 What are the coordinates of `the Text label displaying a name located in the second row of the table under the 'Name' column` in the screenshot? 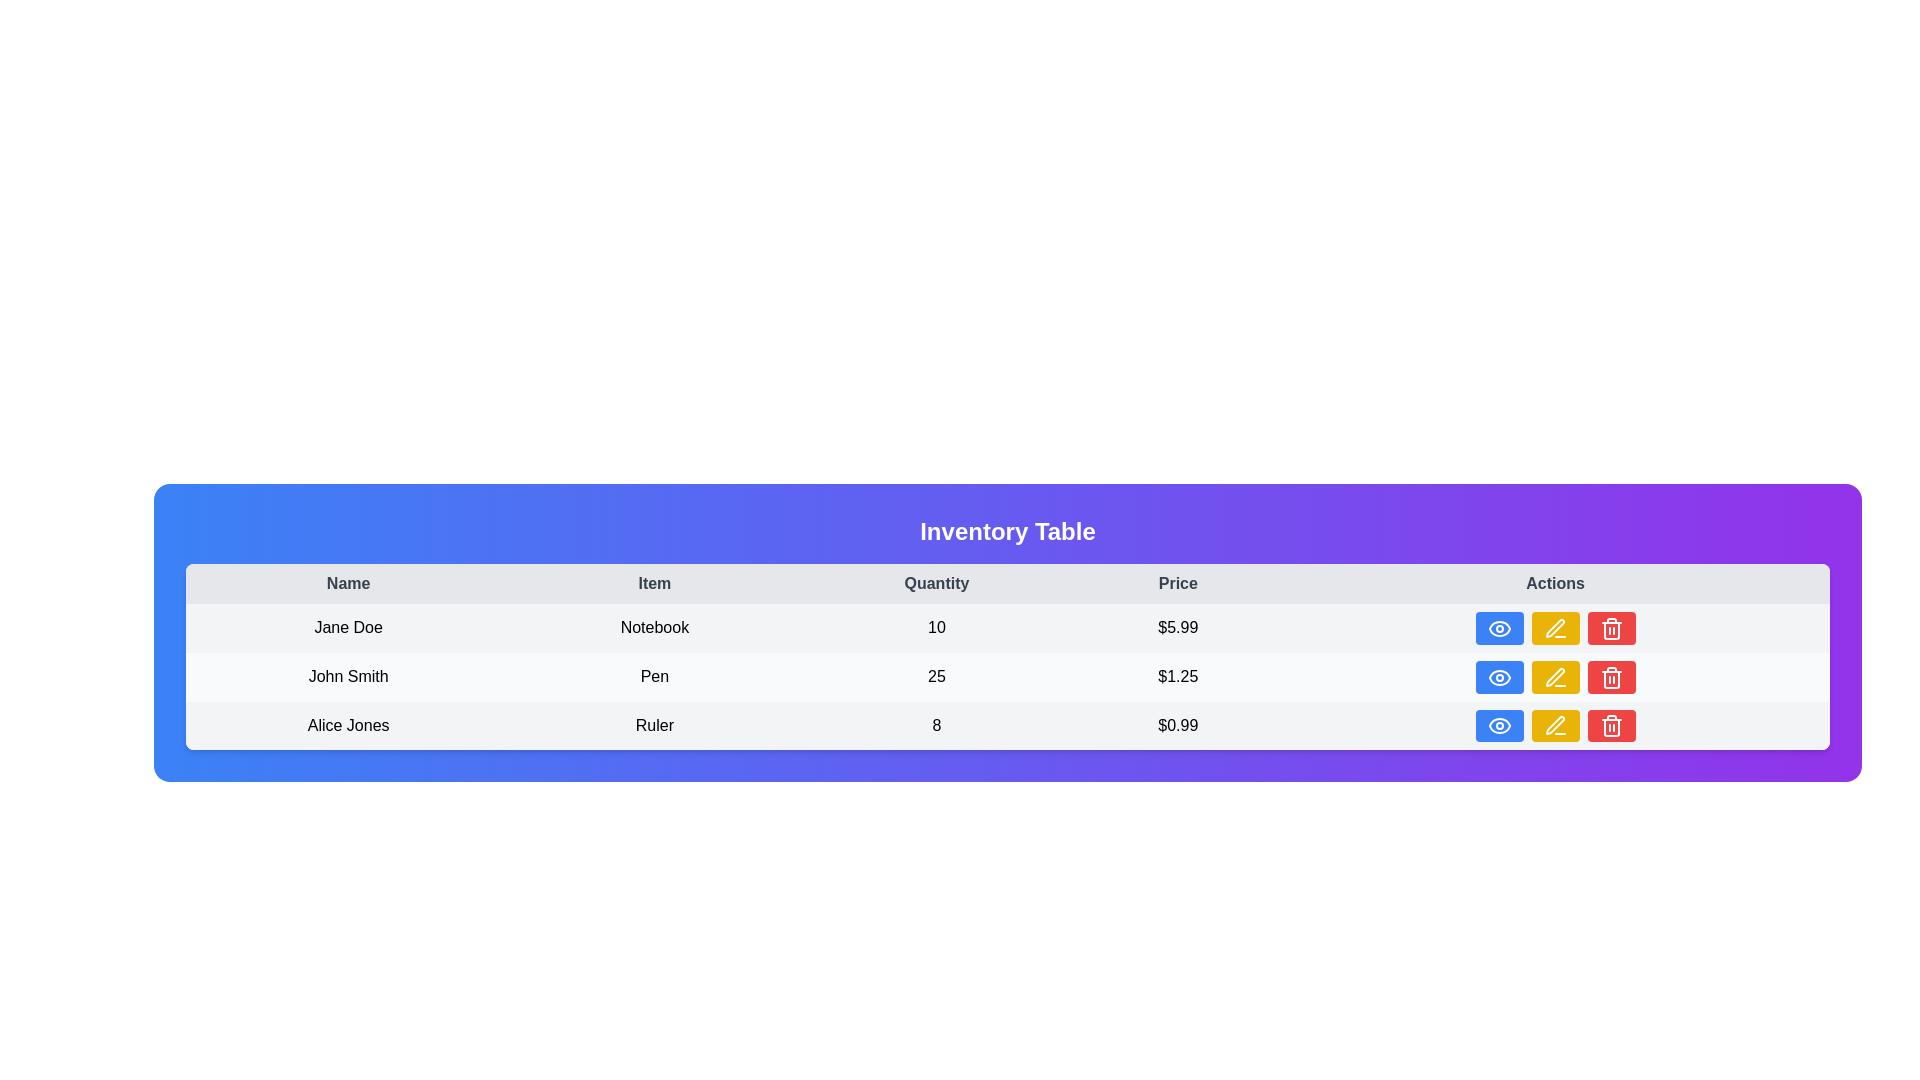 It's located at (348, 676).